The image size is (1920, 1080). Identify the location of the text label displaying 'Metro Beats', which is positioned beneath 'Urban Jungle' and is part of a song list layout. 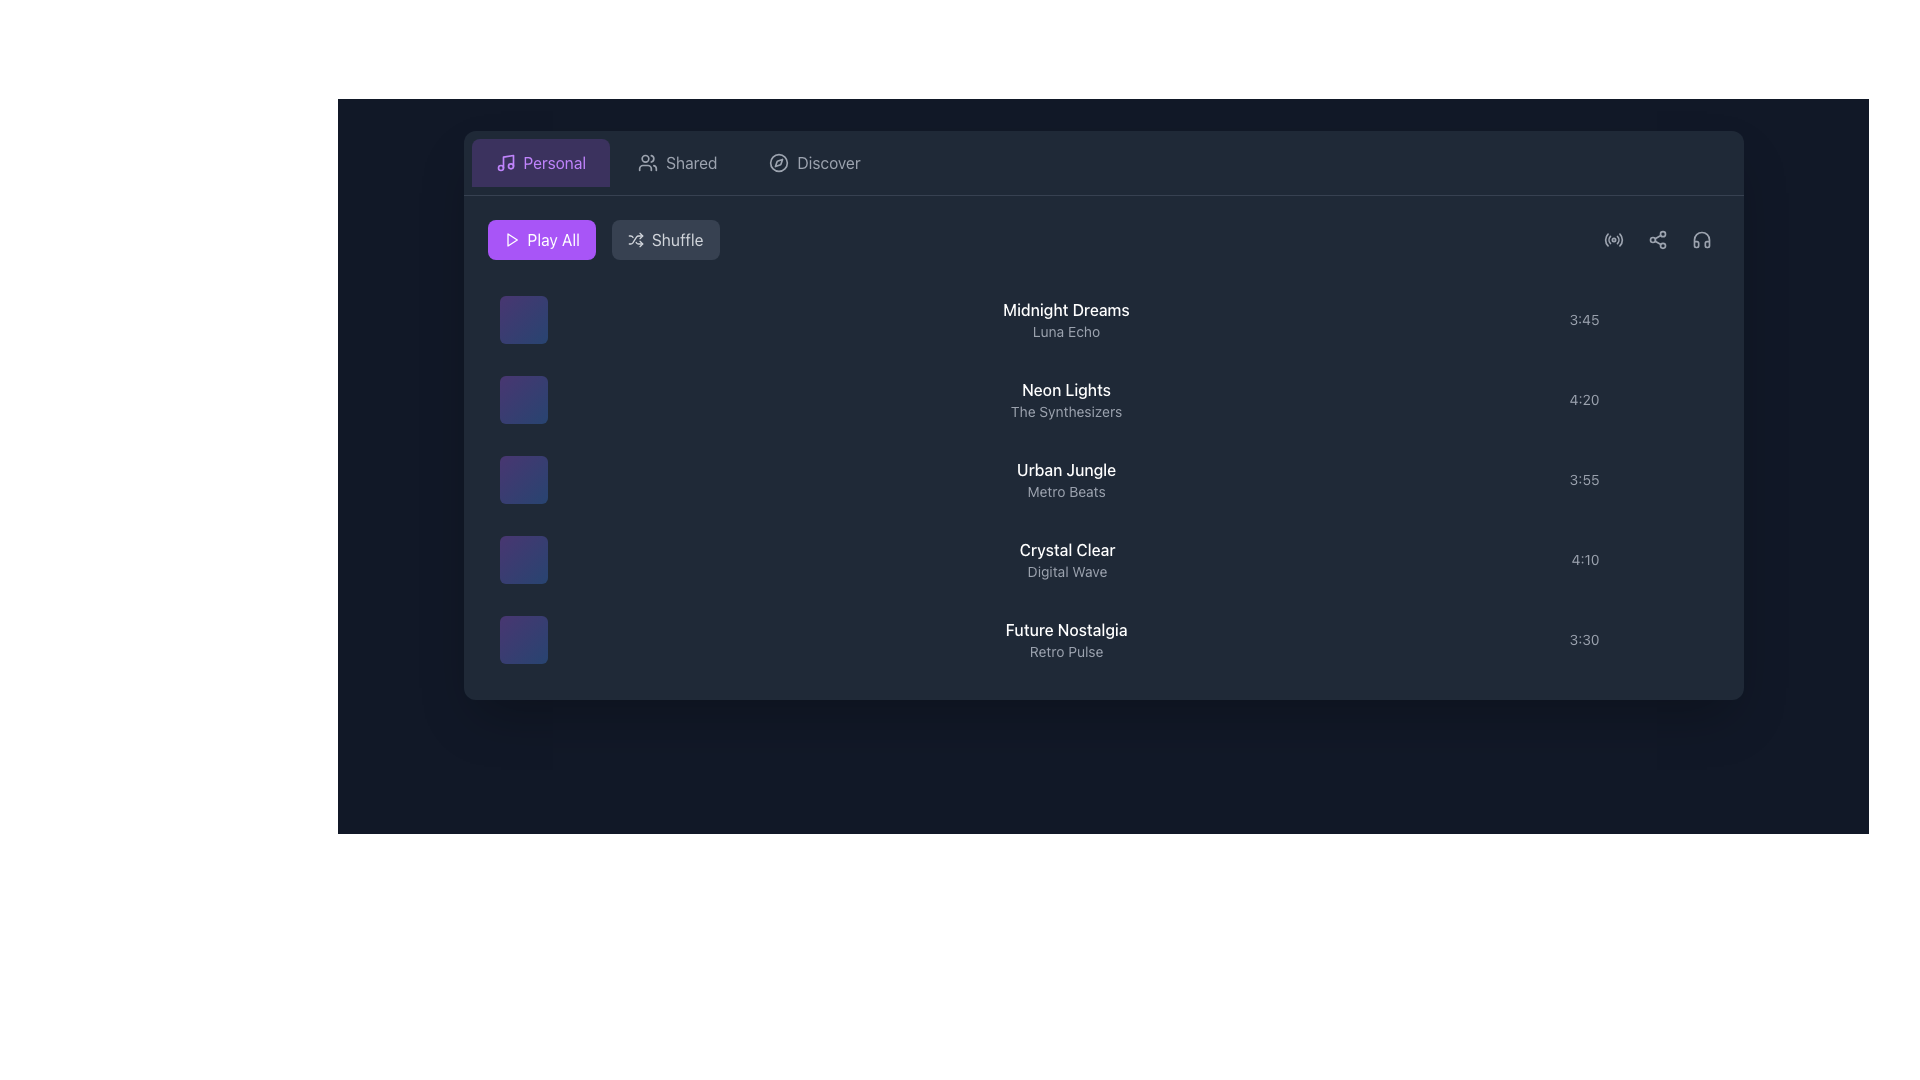
(1065, 492).